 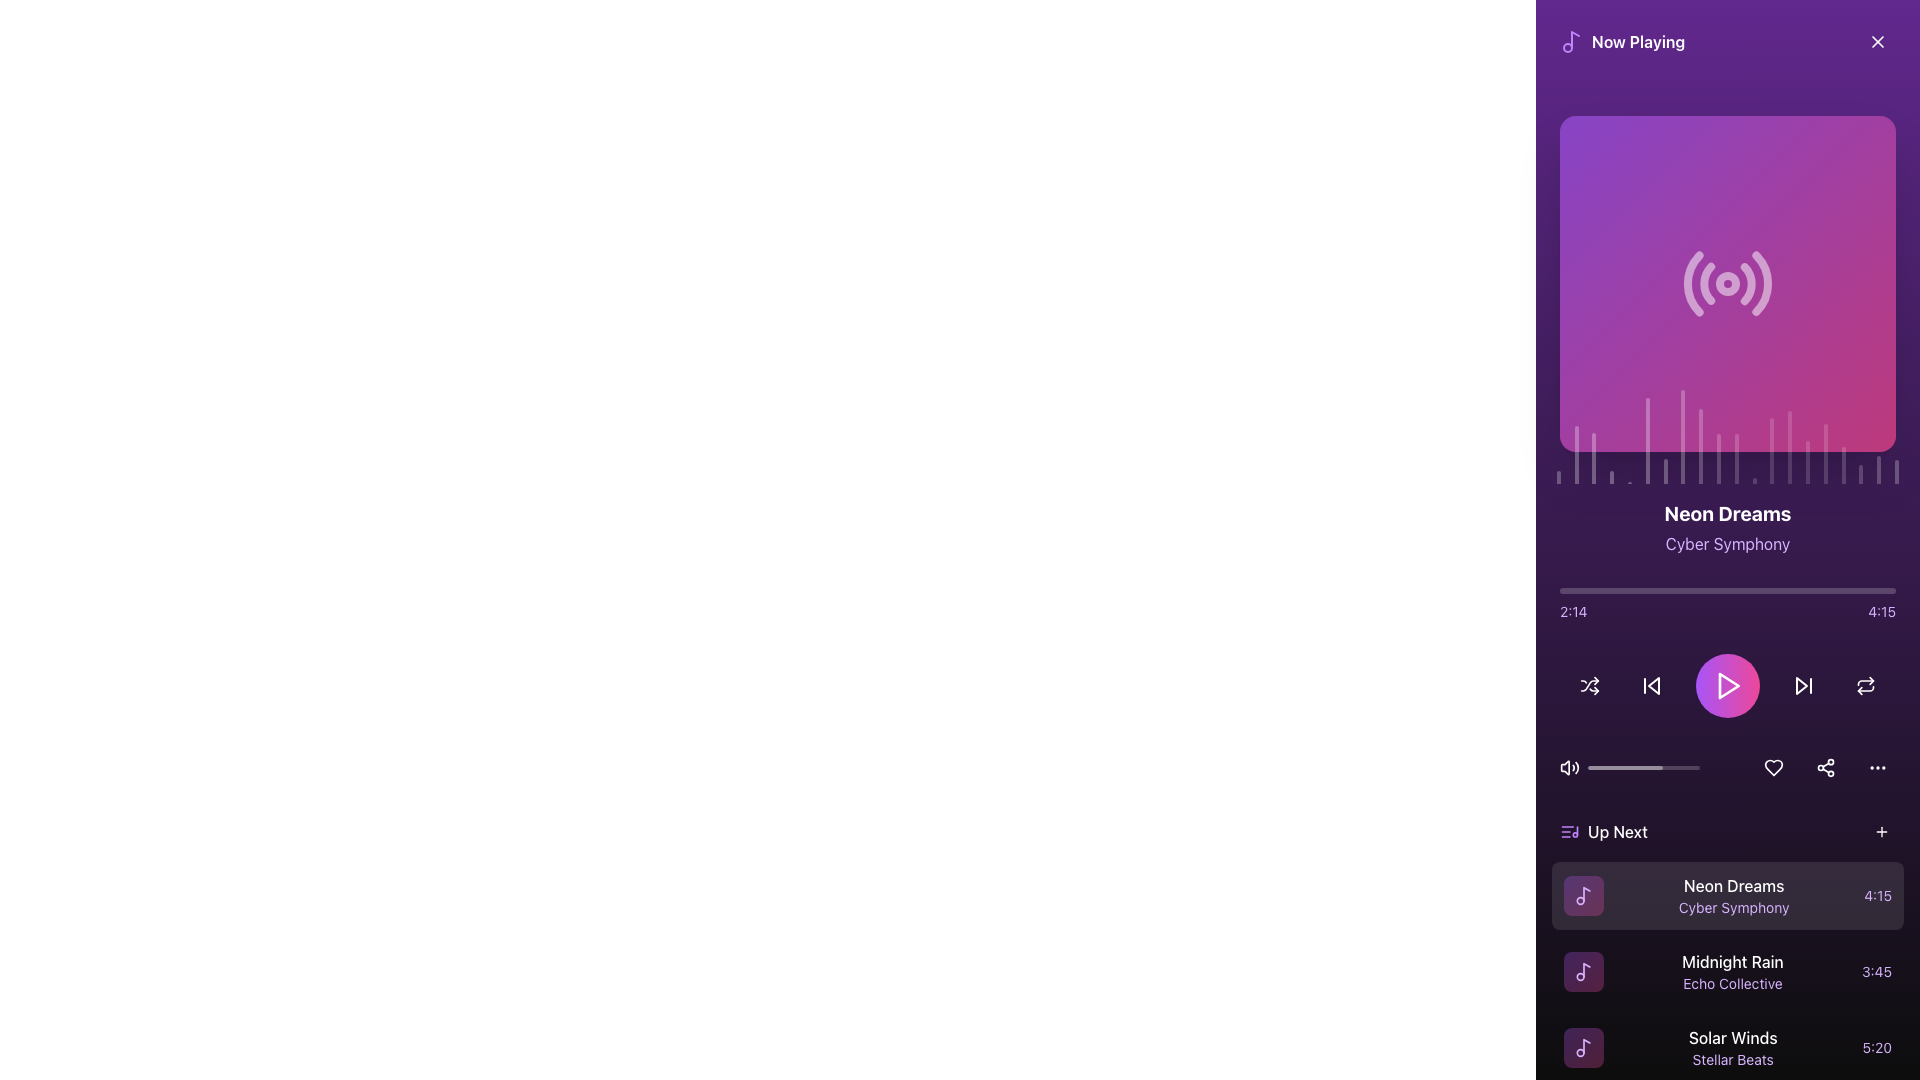 I want to click on the shuffle icon located in the control bar of the music player interface, so click(x=1588, y=685).